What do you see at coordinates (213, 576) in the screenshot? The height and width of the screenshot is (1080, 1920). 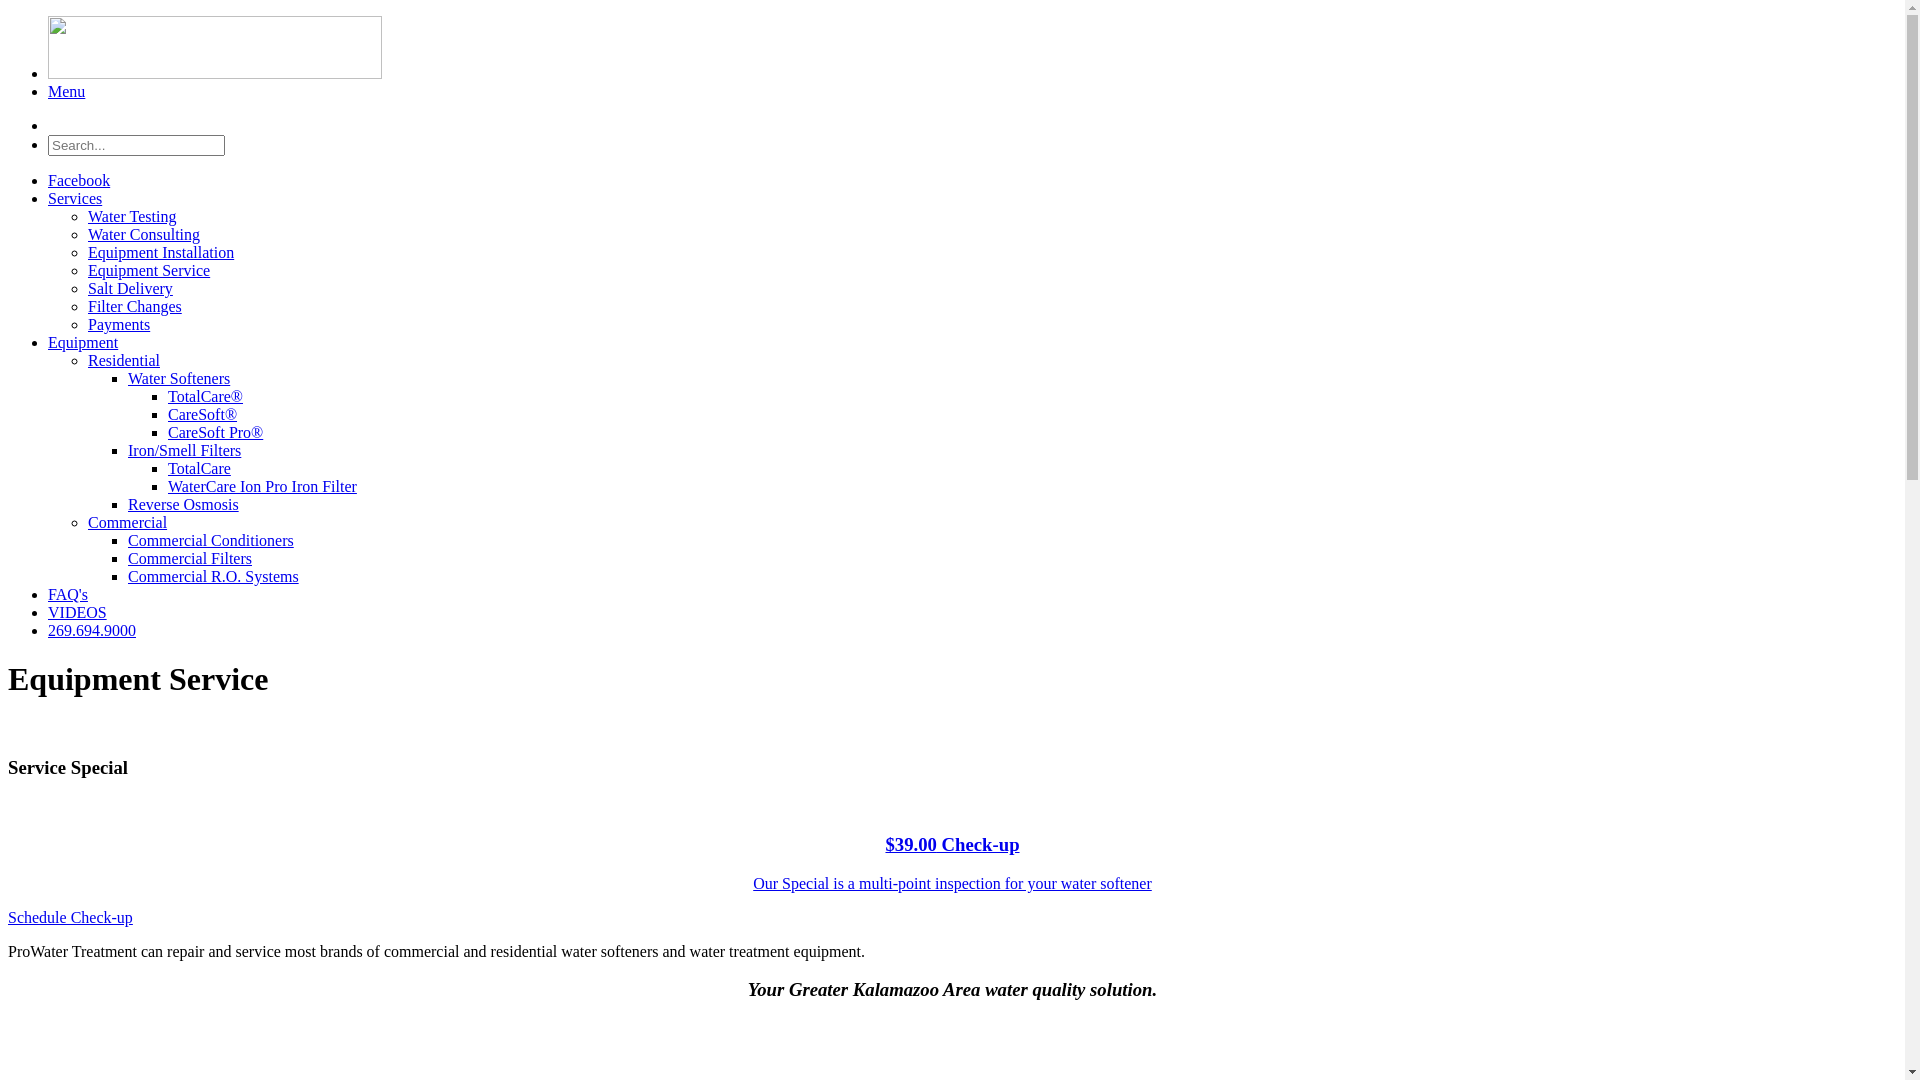 I see `'Commercial R.O. Systems'` at bounding box center [213, 576].